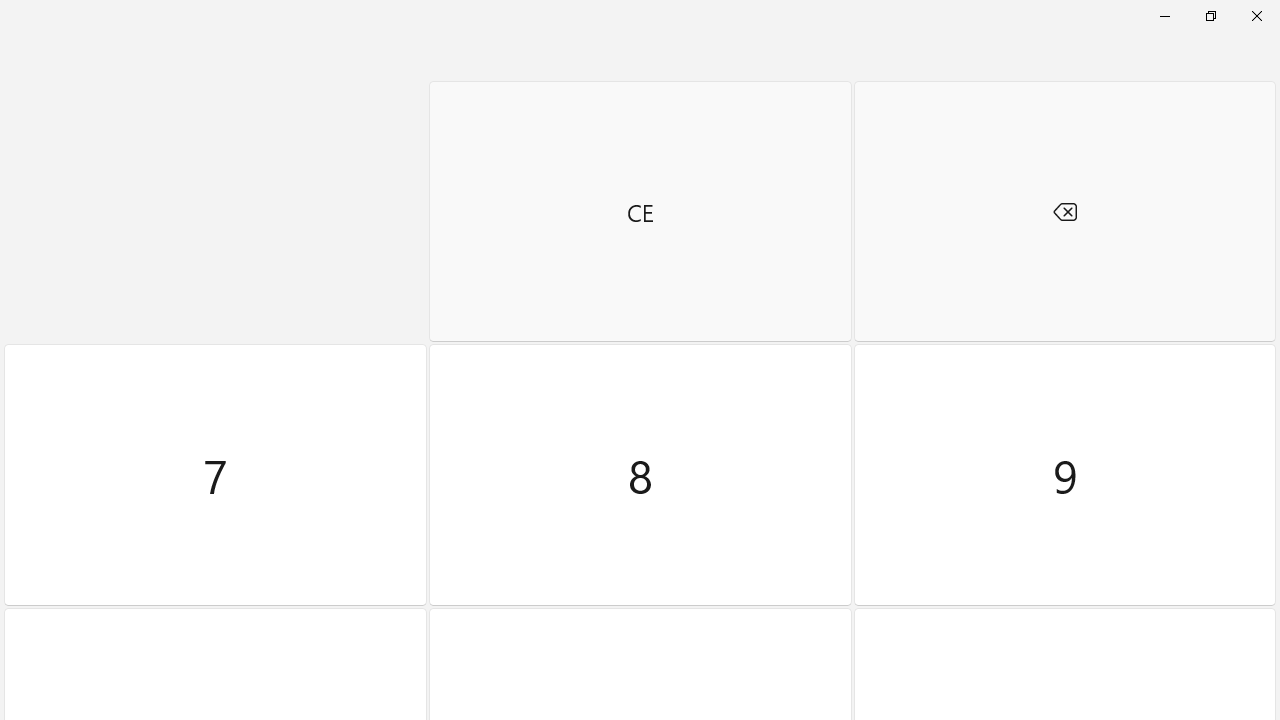 The width and height of the screenshot is (1280, 720). What do you see at coordinates (640, 211) in the screenshot?
I see `'Clear entry'` at bounding box center [640, 211].